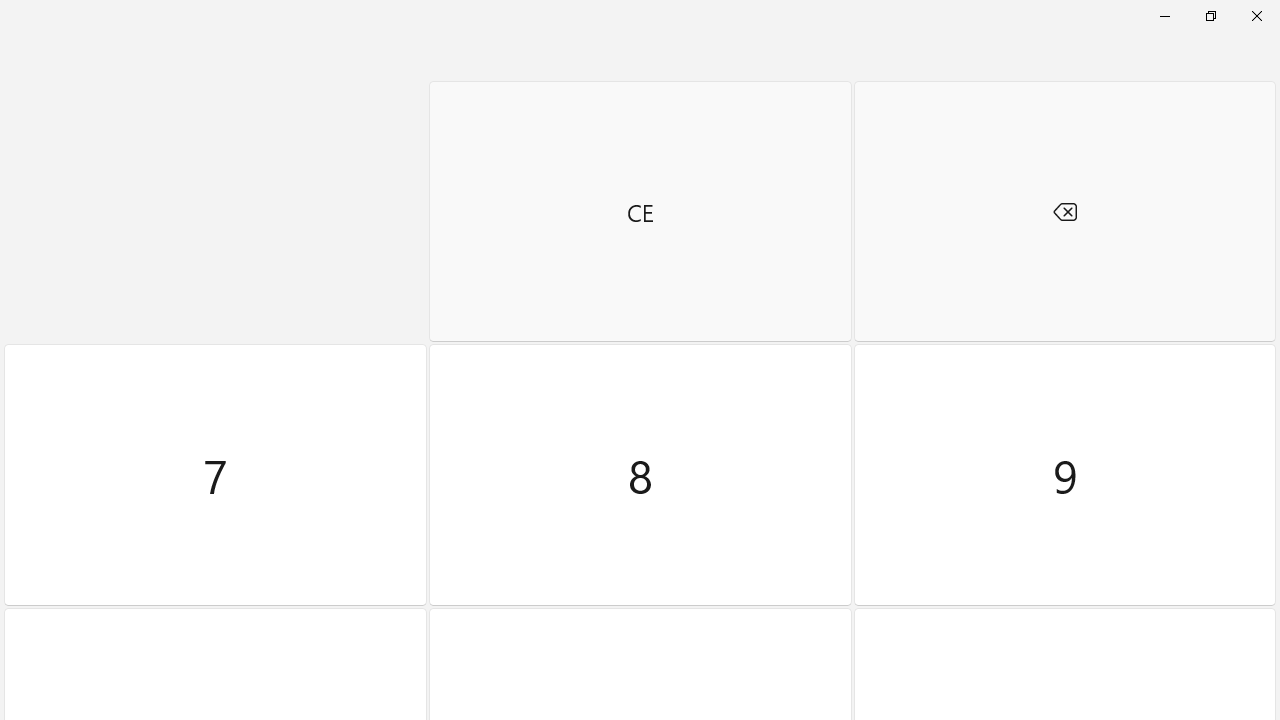 The width and height of the screenshot is (1280, 720). What do you see at coordinates (640, 211) in the screenshot?
I see `'Clear entry'` at bounding box center [640, 211].